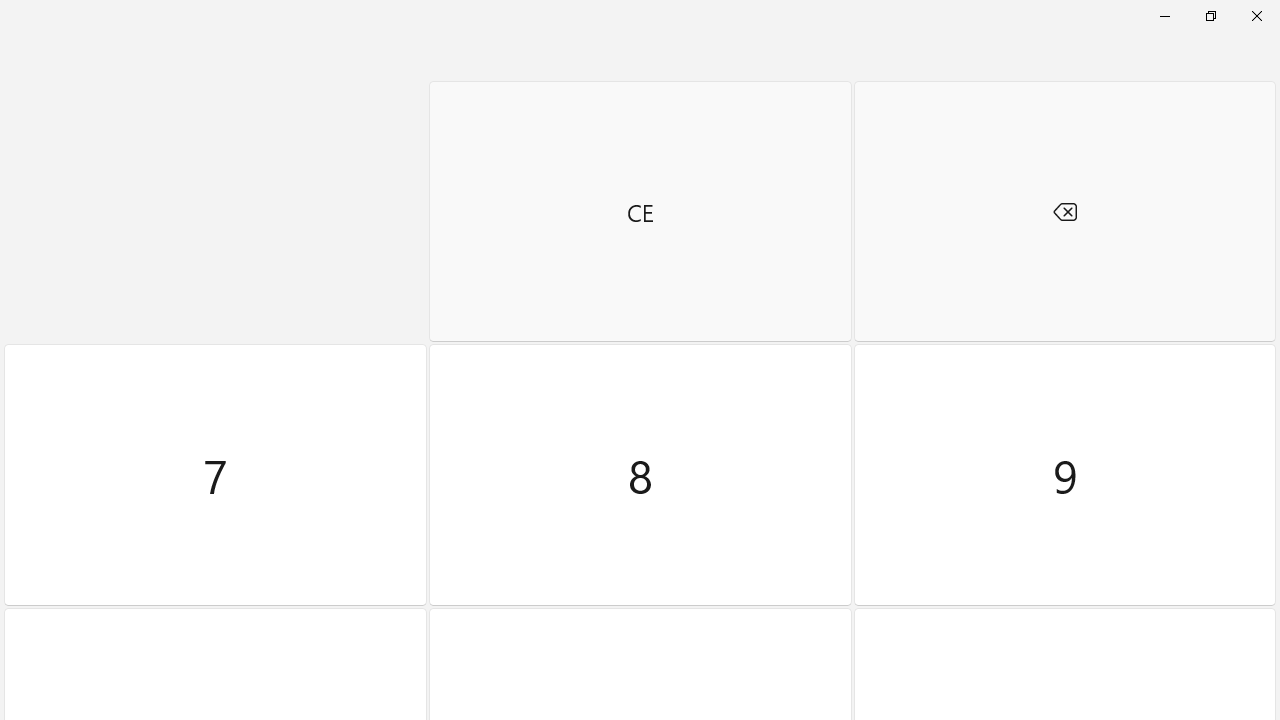 The width and height of the screenshot is (1280, 720). What do you see at coordinates (640, 211) in the screenshot?
I see `'Clear entry'` at bounding box center [640, 211].